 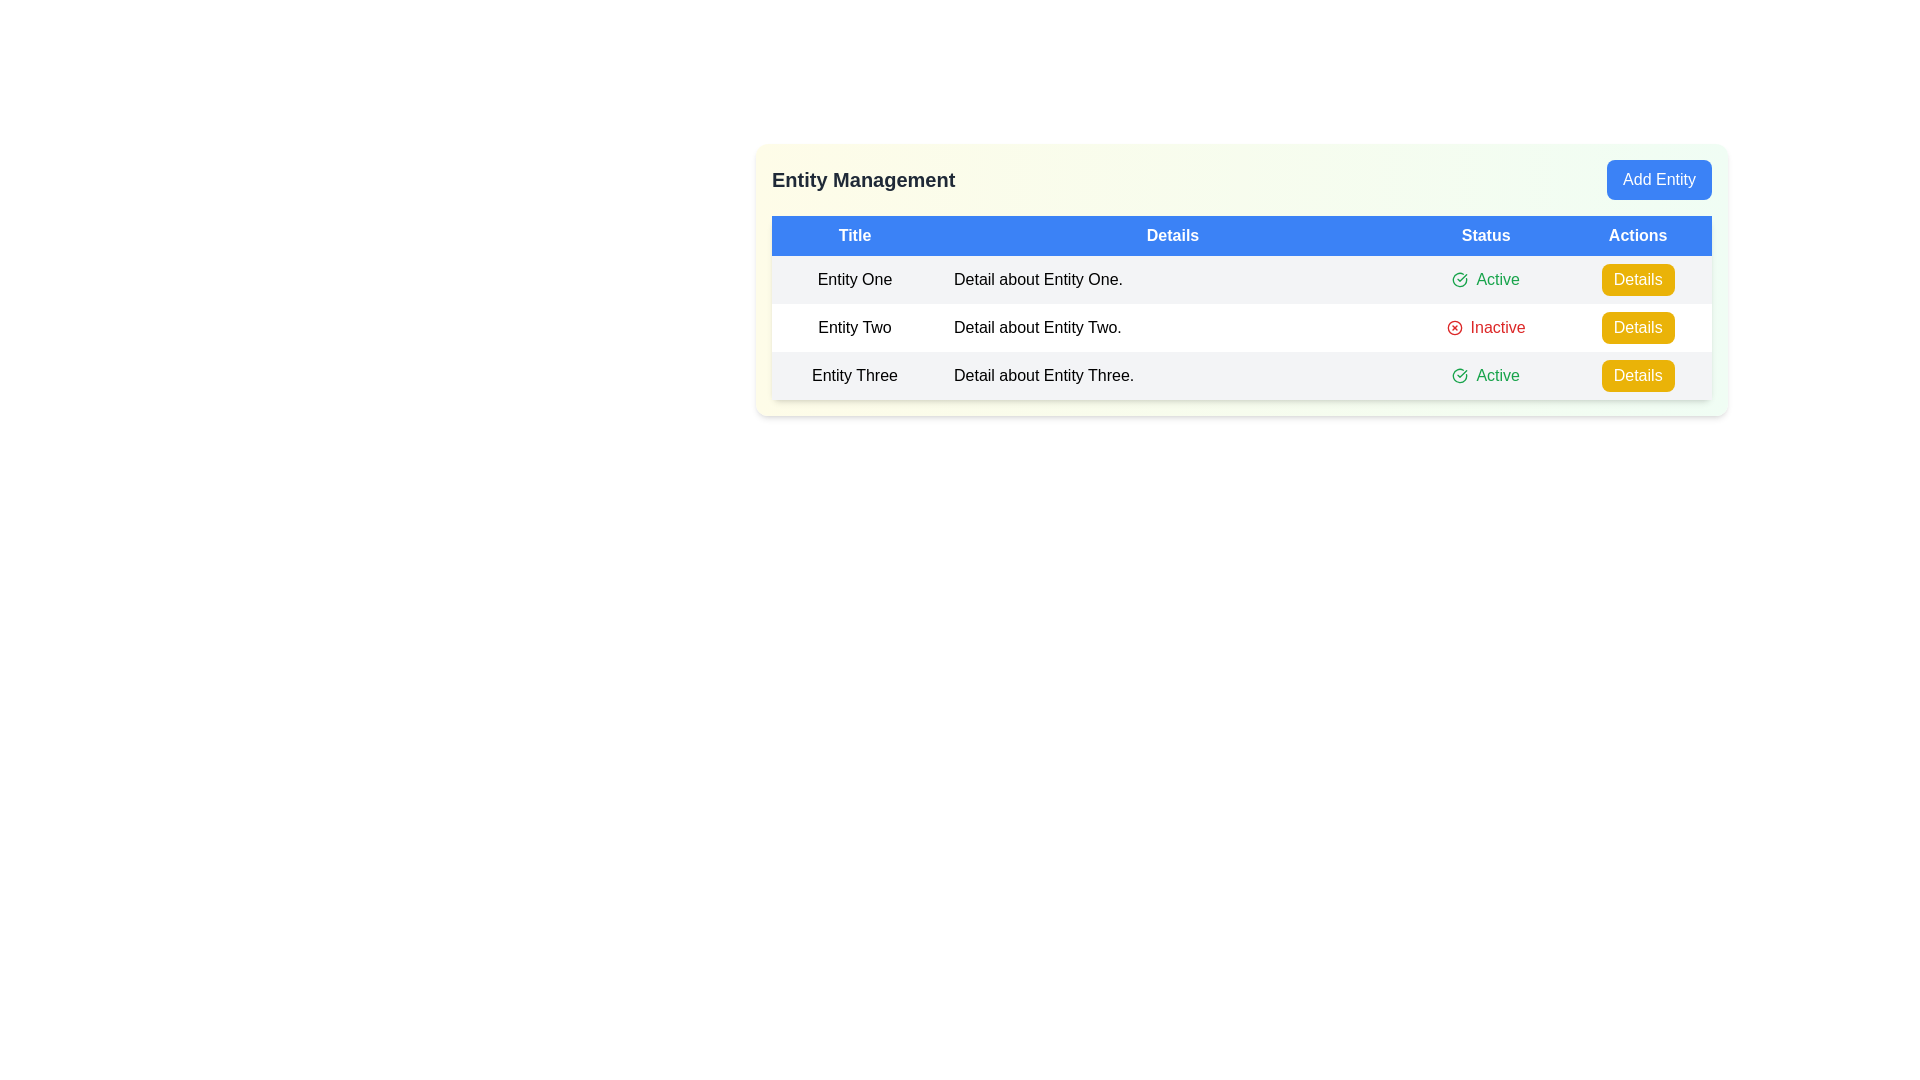 I want to click on the 'Active' label with a checkmark icon located in the 'Status' column of the first row in the table, so click(x=1486, y=280).